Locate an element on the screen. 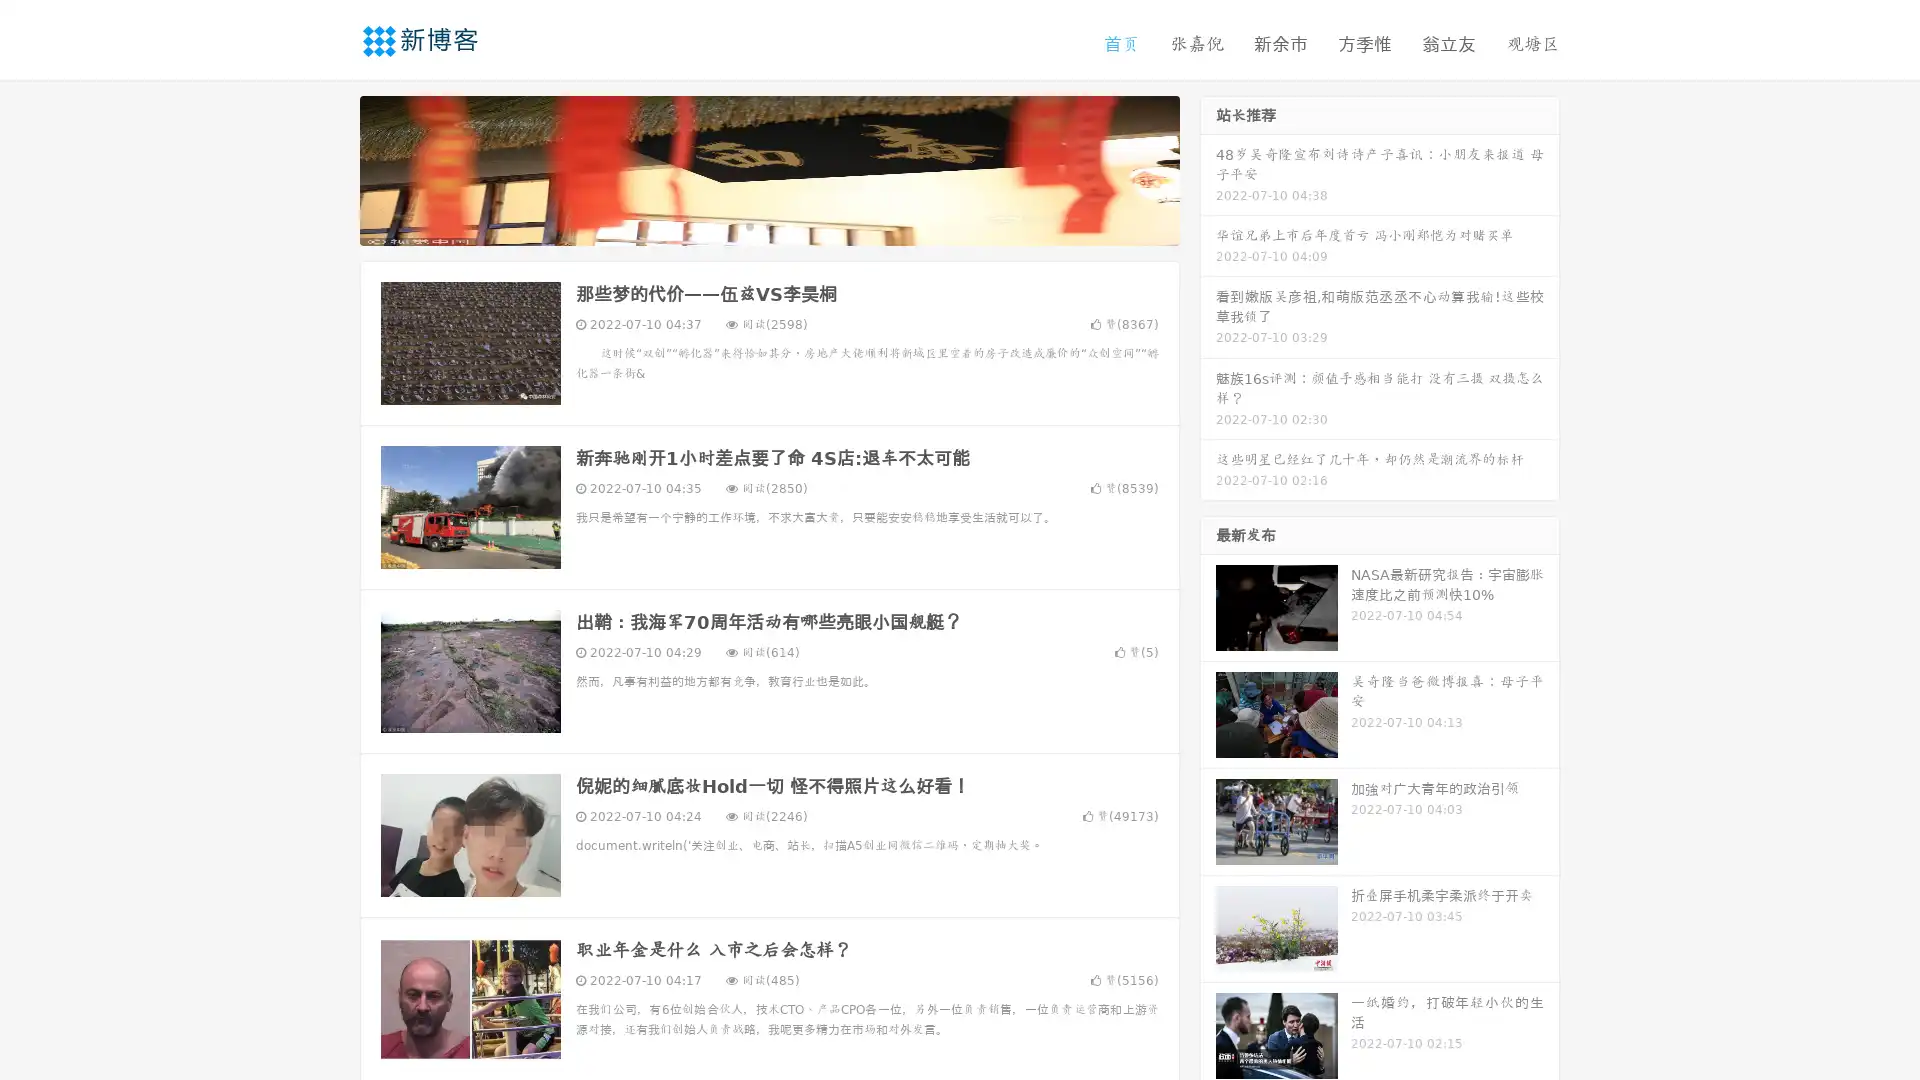  Go to slide 1 is located at coordinates (748, 225).